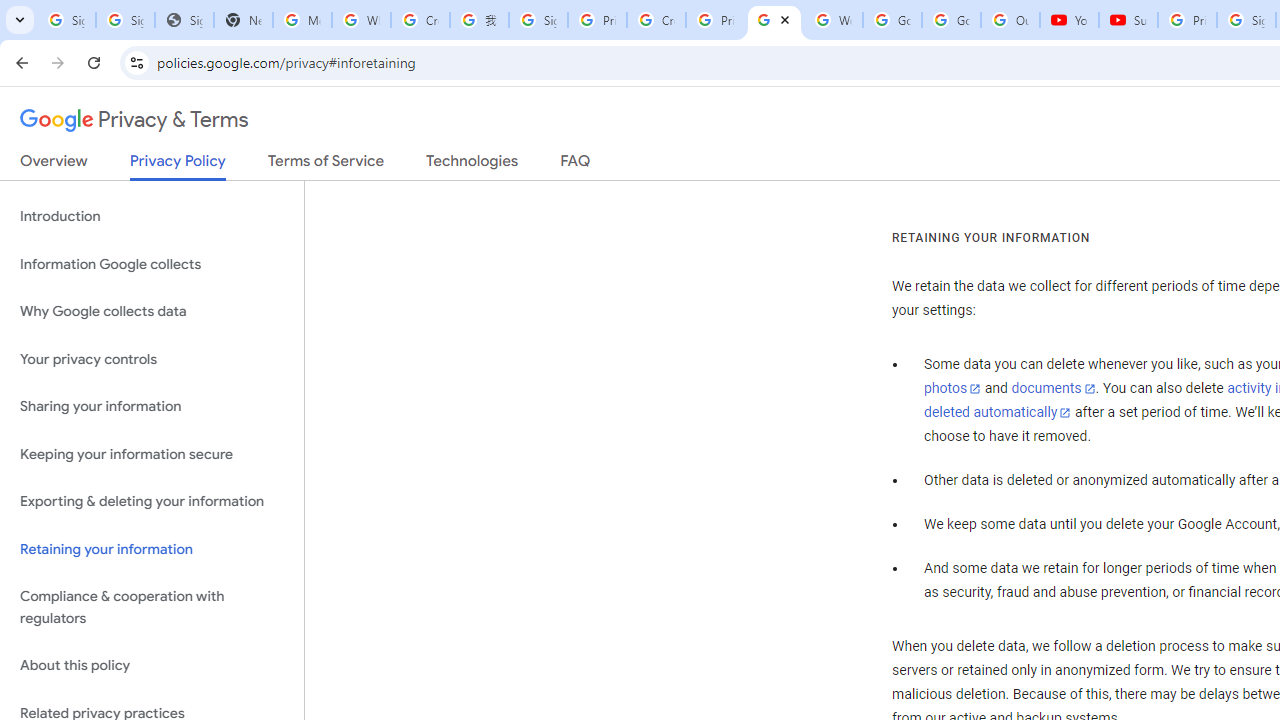 The height and width of the screenshot is (720, 1280). What do you see at coordinates (151, 406) in the screenshot?
I see `'Sharing your information'` at bounding box center [151, 406].